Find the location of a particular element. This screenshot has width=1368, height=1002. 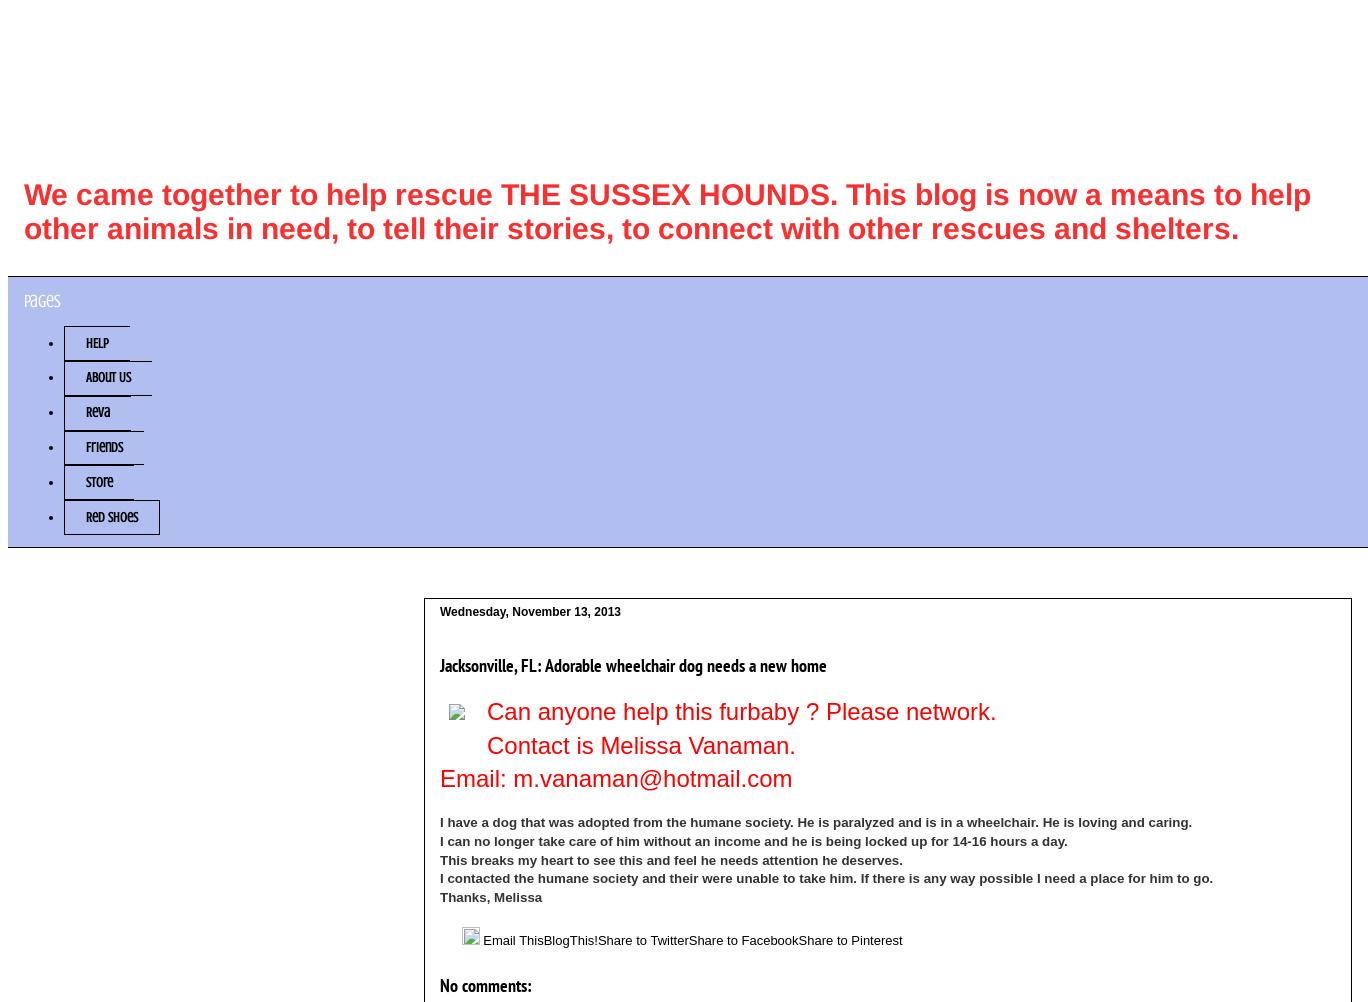

'This breaks my heart to see this and feel he needs attention he deserves.' is located at coordinates (439, 859).